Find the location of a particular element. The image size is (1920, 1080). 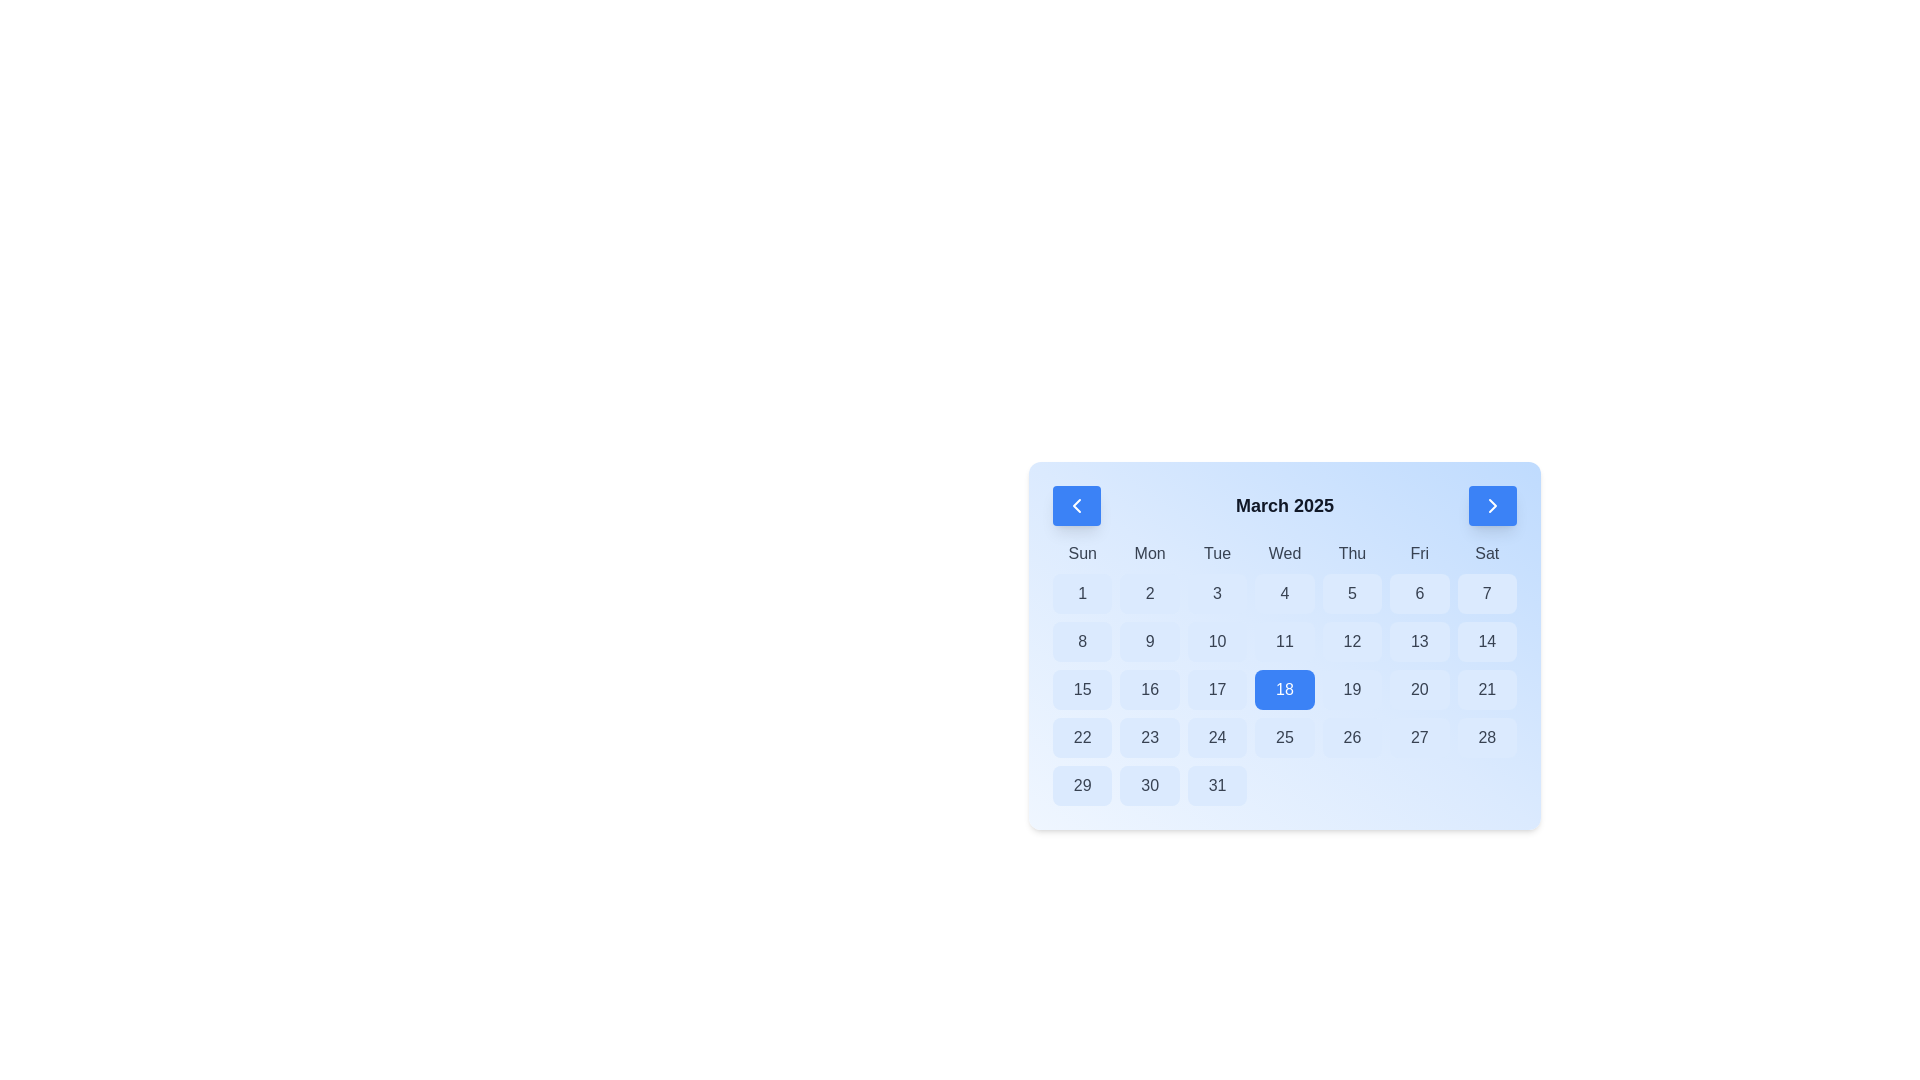

the button representing the date '31' in the calendar is located at coordinates (1216, 785).